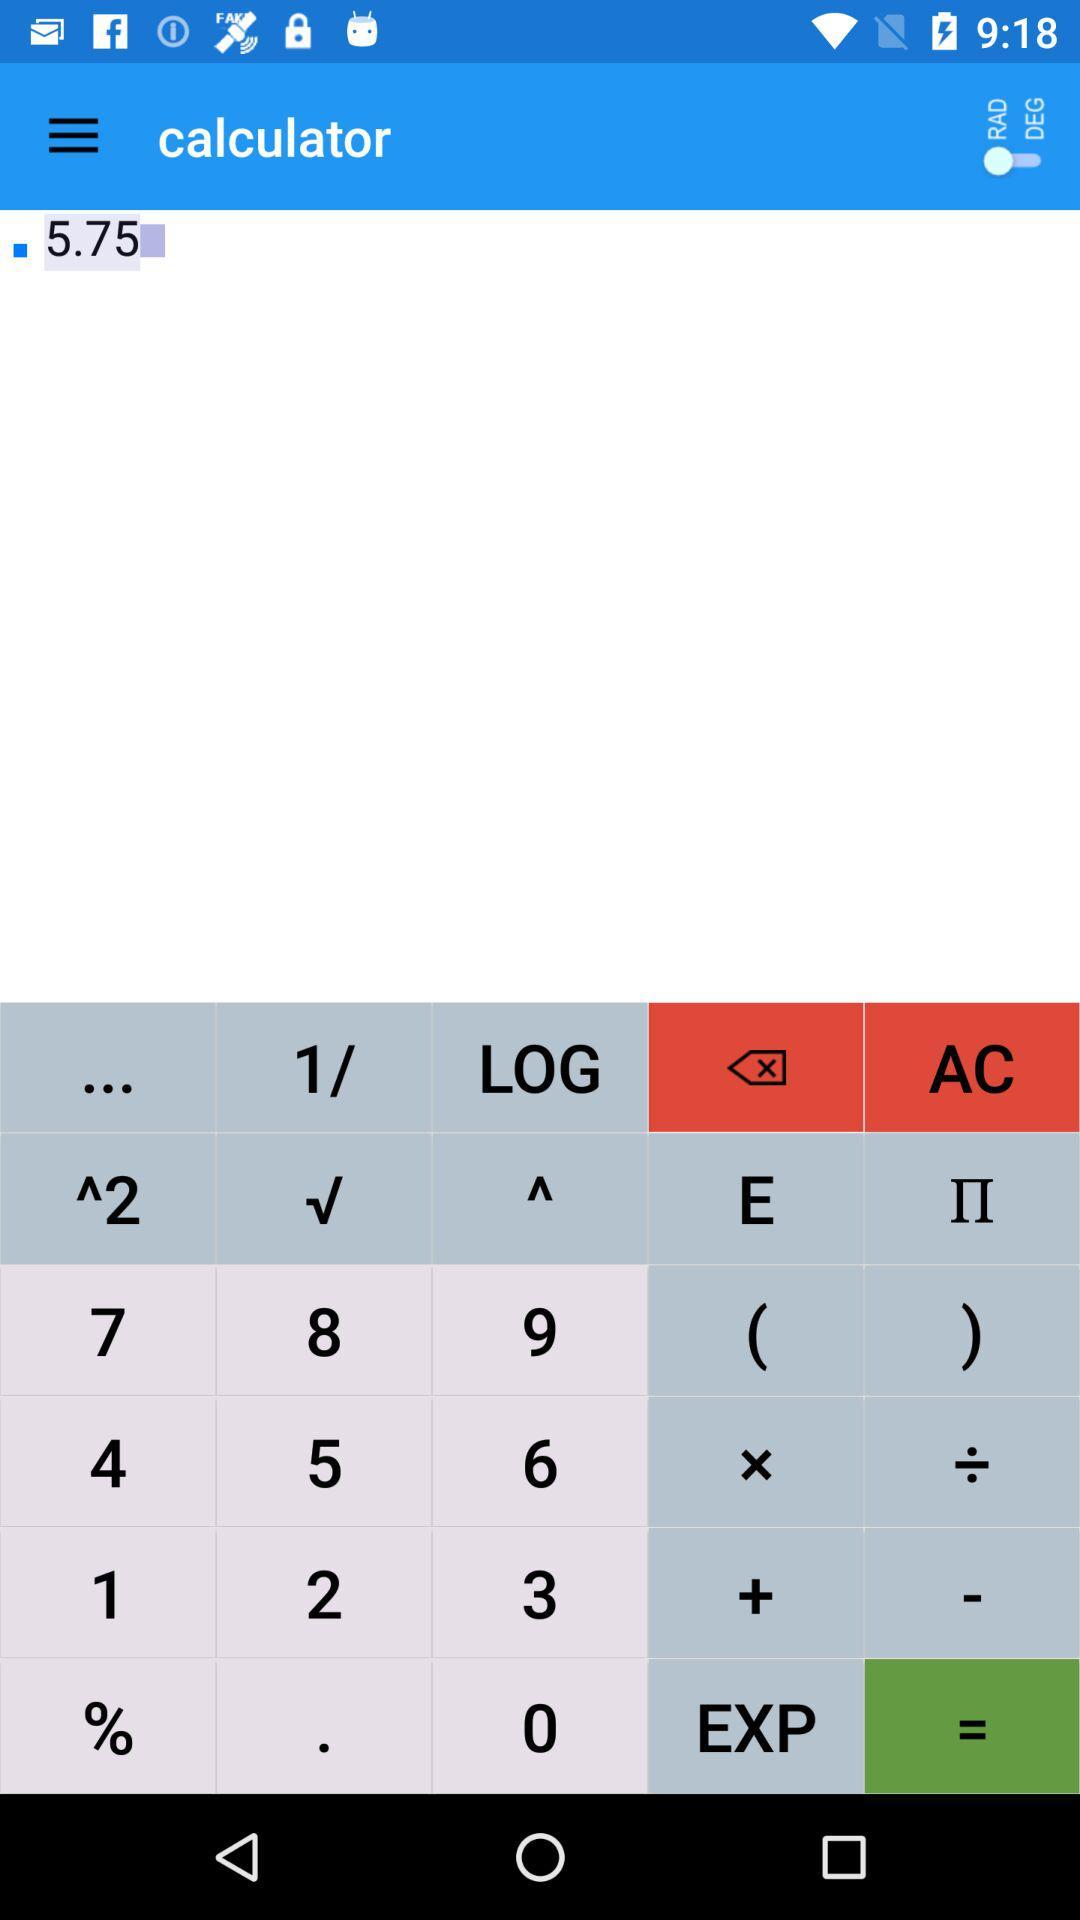 The image size is (1080, 1920). What do you see at coordinates (756, 1198) in the screenshot?
I see `item above the 9 item` at bounding box center [756, 1198].